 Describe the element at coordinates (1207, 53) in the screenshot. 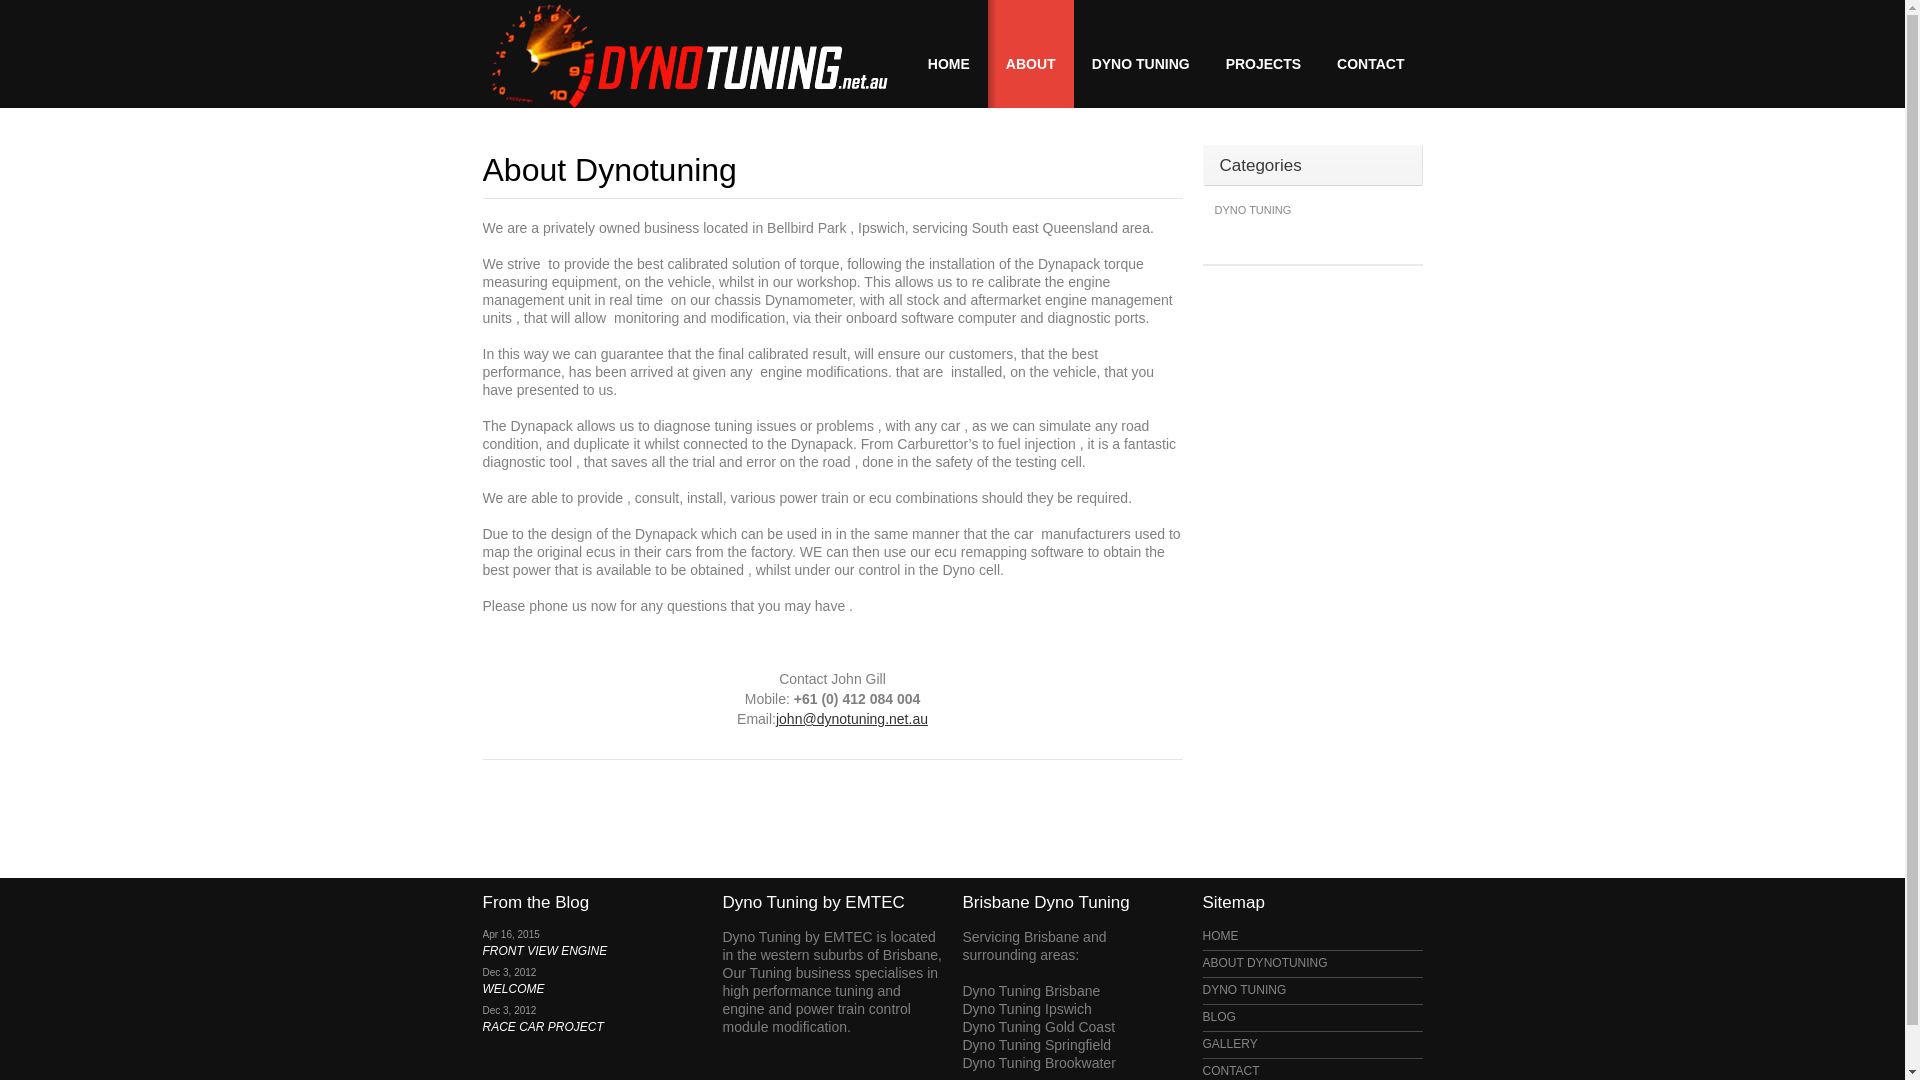

I see `'PROJECTS'` at that location.